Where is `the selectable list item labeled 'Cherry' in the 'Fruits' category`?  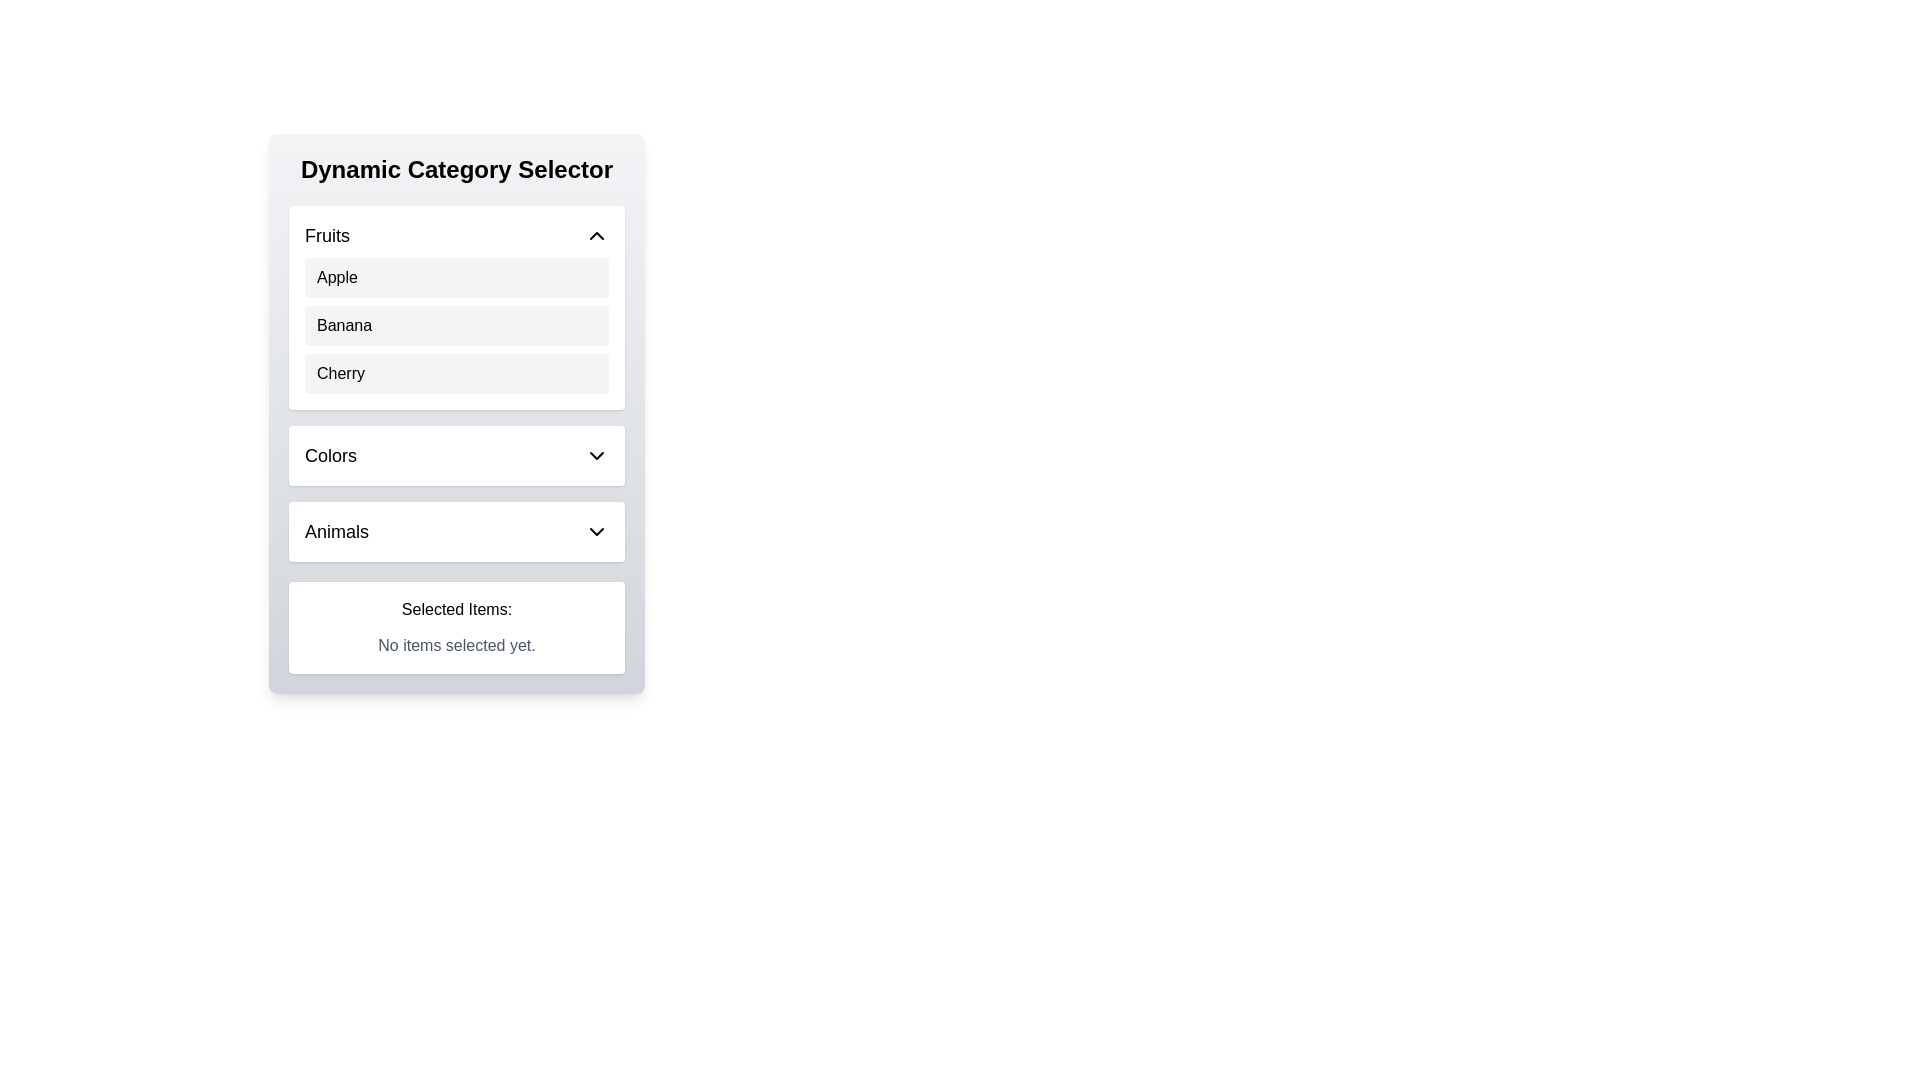 the selectable list item labeled 'Cherry' in the 'Fruits' category is located at coordinates (340, 374).